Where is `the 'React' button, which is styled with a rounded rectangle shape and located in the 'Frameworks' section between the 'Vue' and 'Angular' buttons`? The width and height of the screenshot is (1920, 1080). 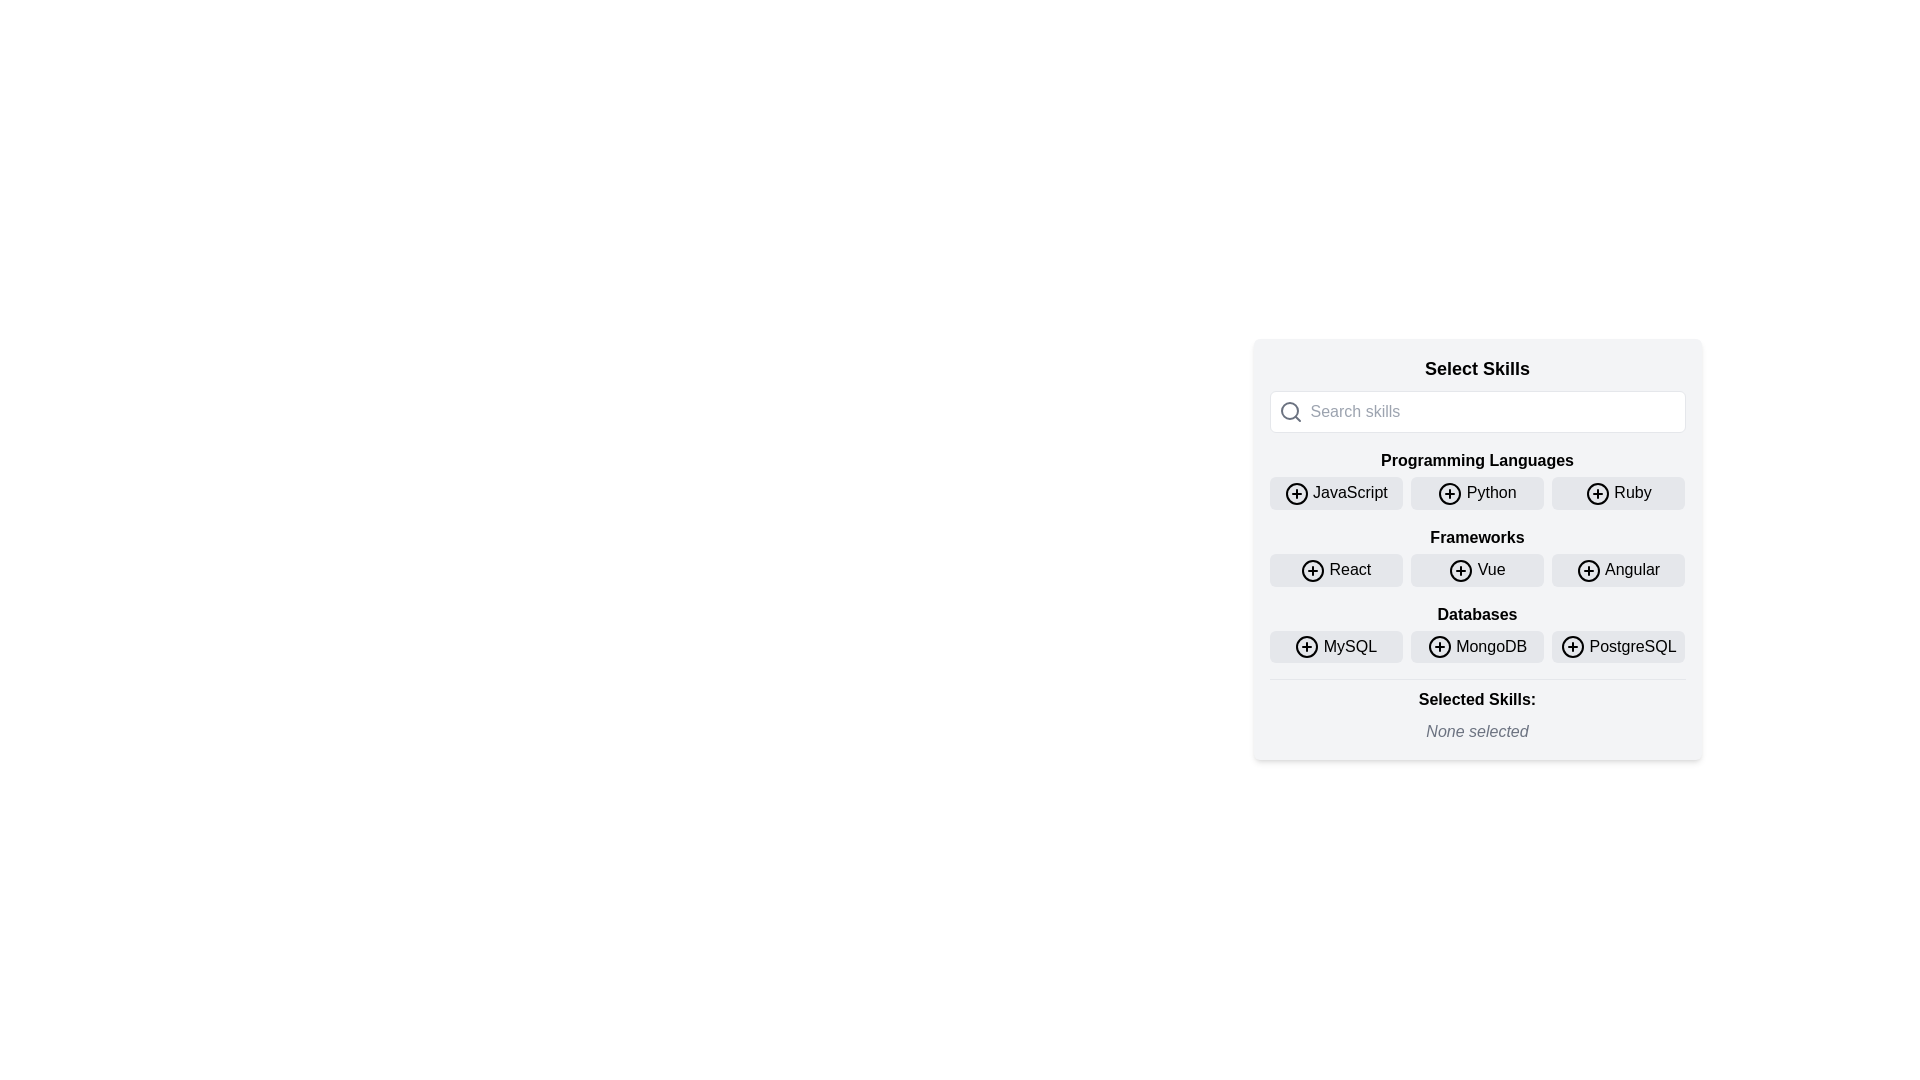 the 'React' button, which is styled with a rounded rectangle shape and located in the 'Frameworks' section between the 'Vue' and 'Angular' buttons is located at coordinates (1336, 570).